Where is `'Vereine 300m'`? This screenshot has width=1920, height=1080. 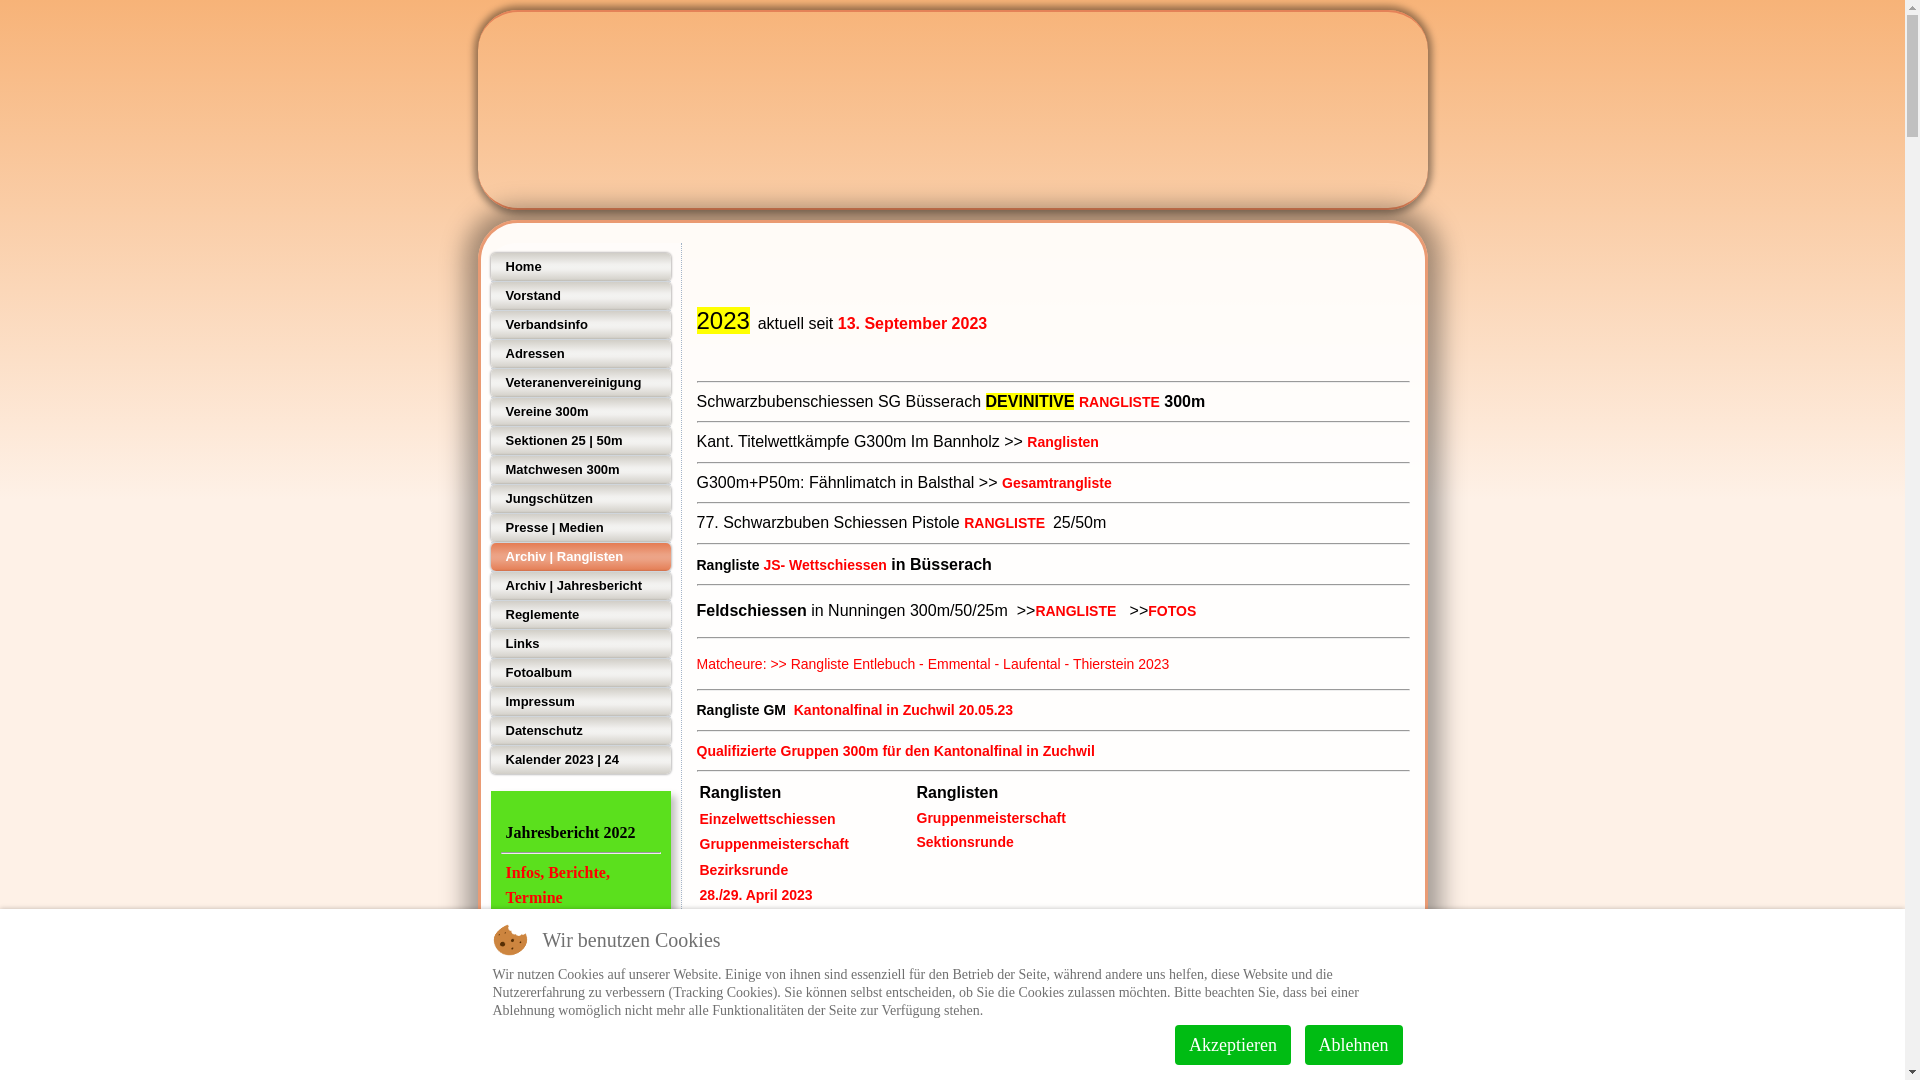 'Vereine 300m' is located at coordinates (579, 411).